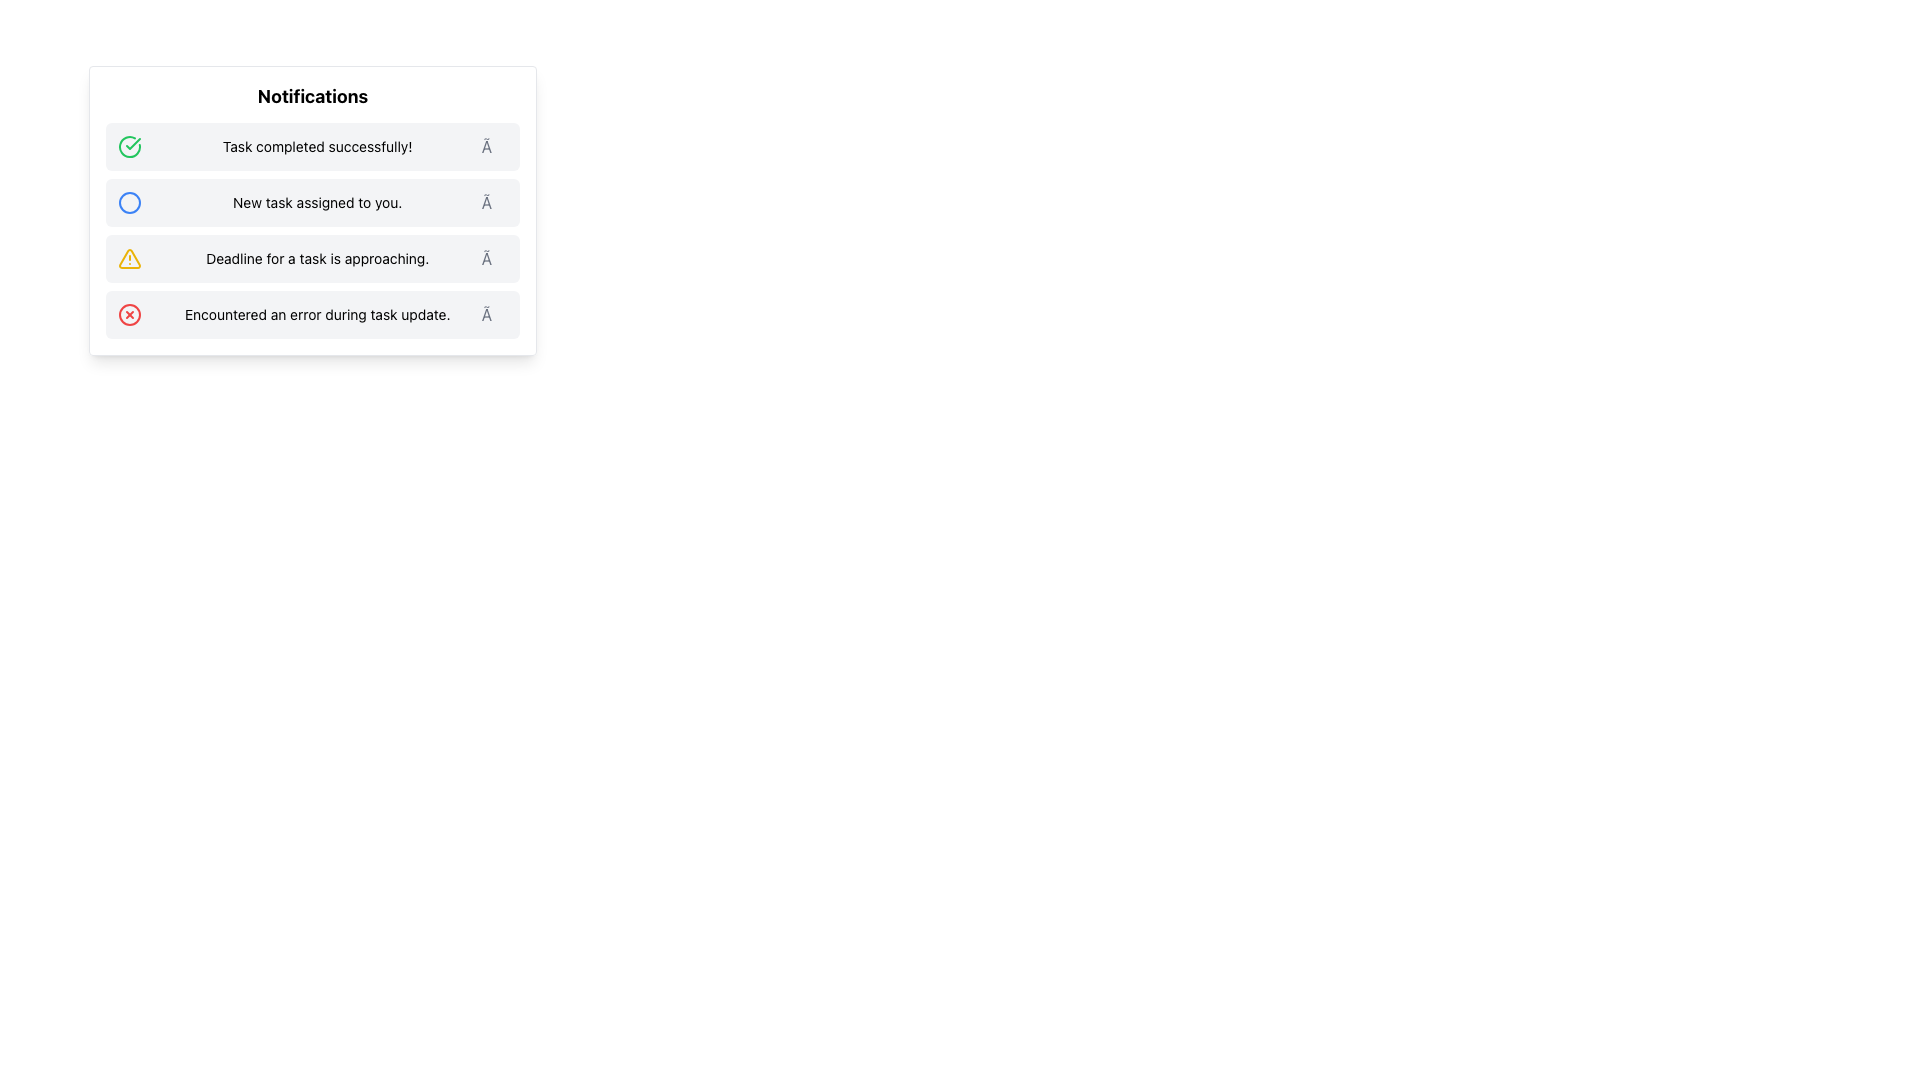 This screenshot has width=1920, height=1080. Describe the element at coordinates (128, 315) in the screenshot. I see `the error icon located at the leftmost position in the bottom notification entry of the 'Notifications' section, which accompanies the message 'Encountered an error during task update.'` at that location.